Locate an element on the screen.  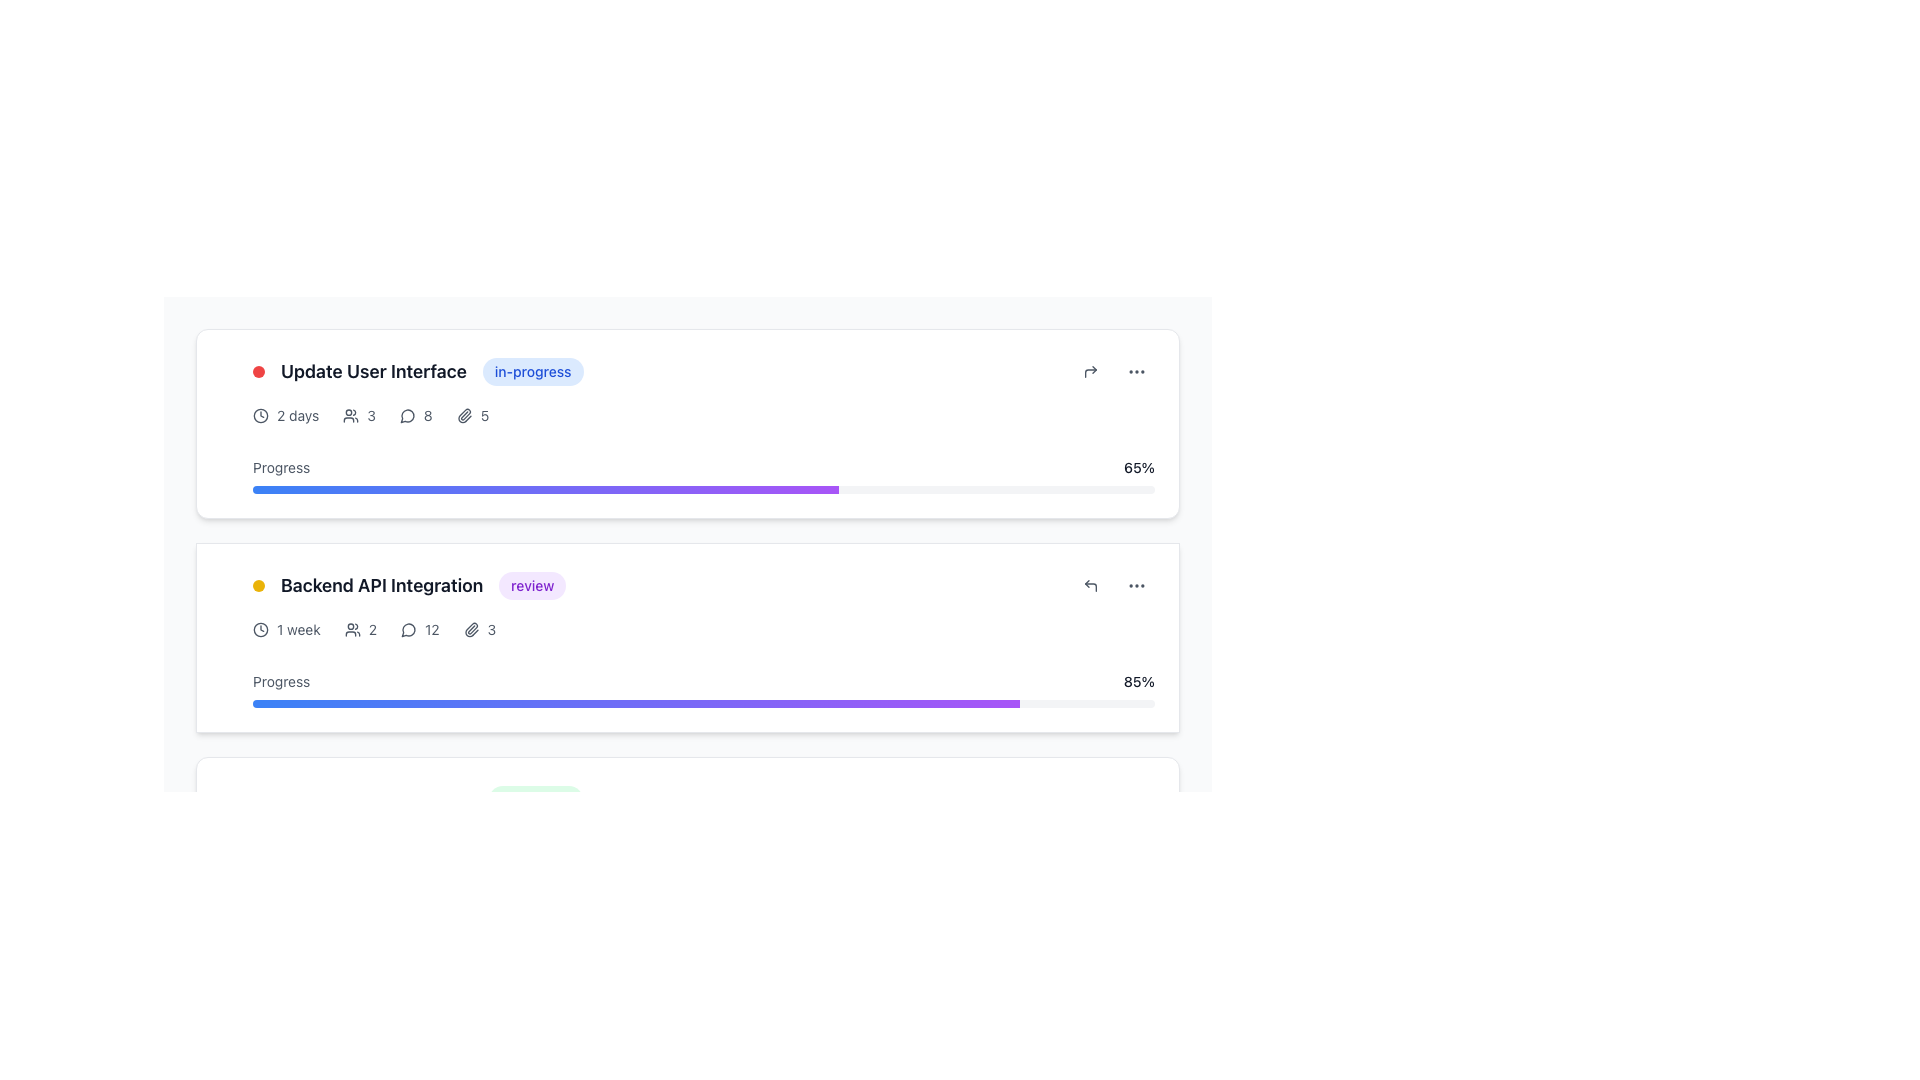
the static text label displaying the number of comments associated with the task 'Update User Interface' to potentially view additional information is located at coordinates (427, 415).